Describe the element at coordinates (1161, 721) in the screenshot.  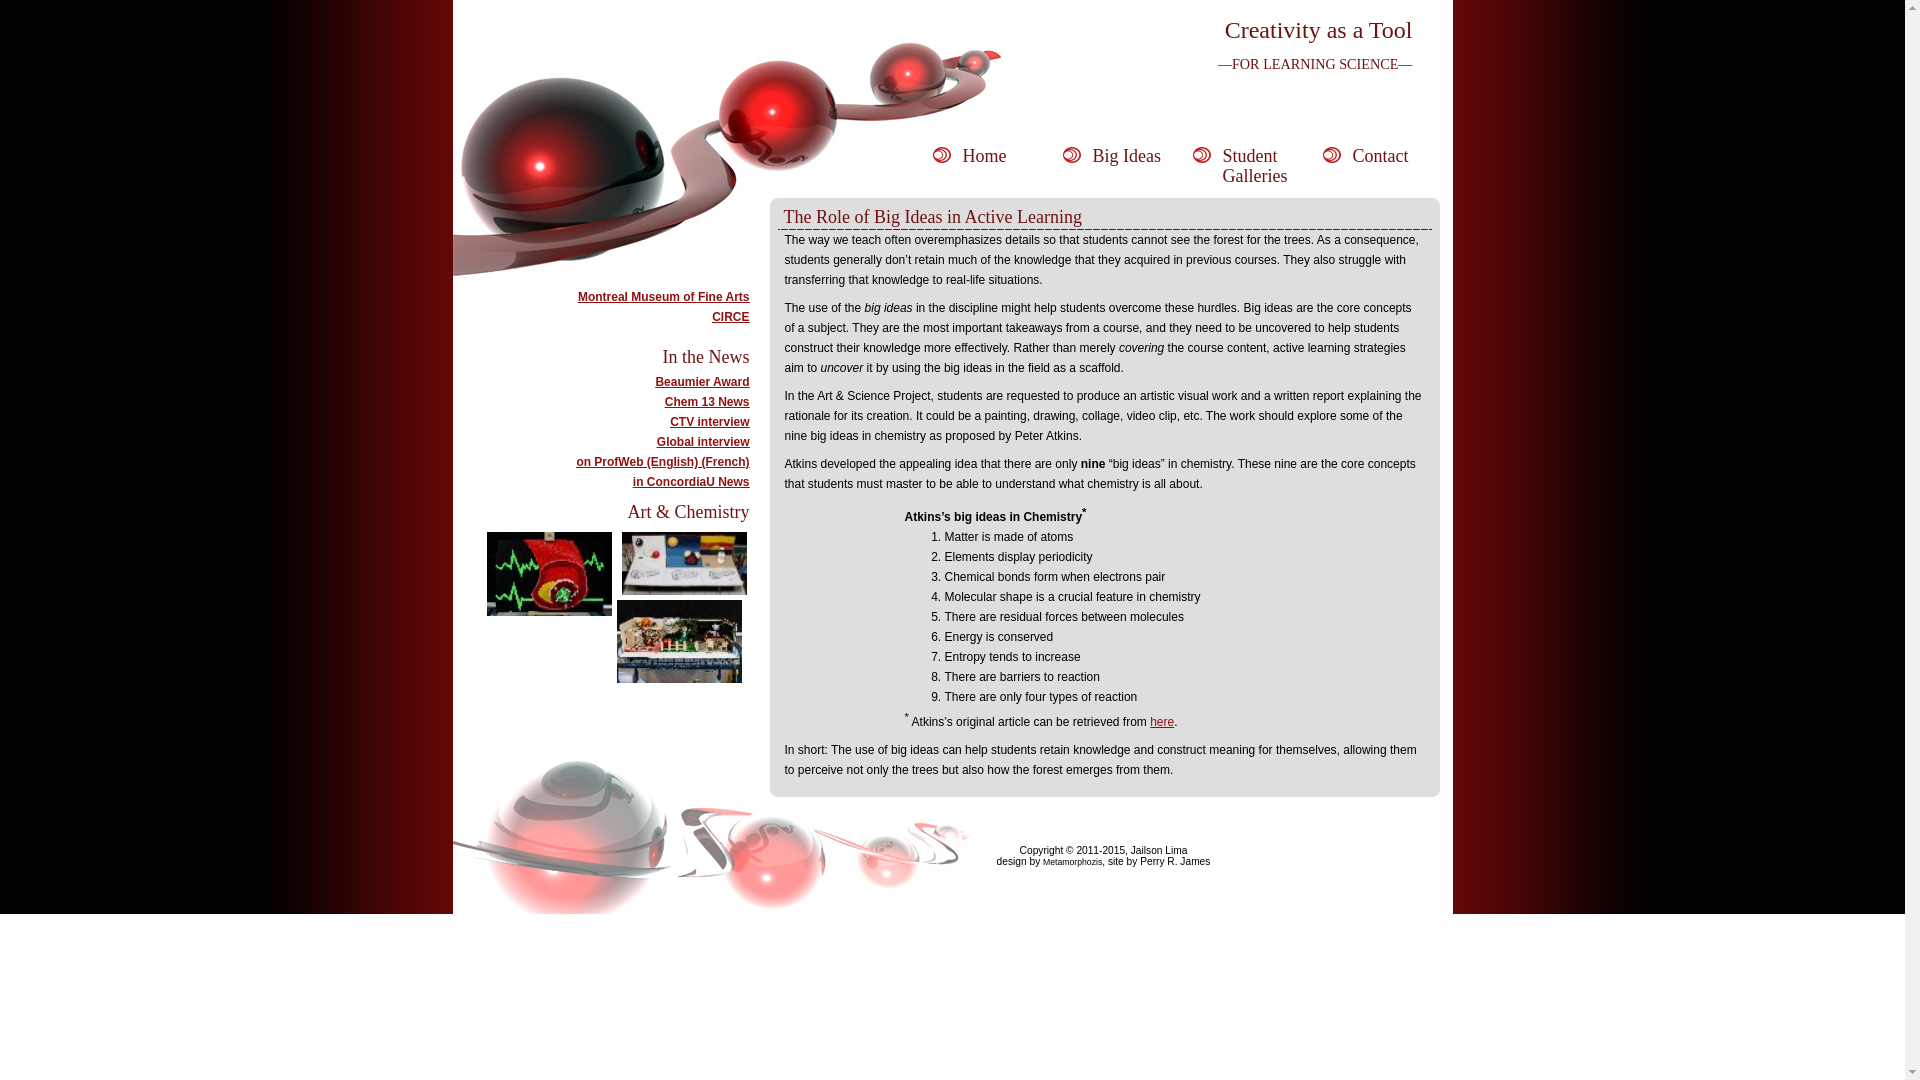
I see `'here'` at that location.